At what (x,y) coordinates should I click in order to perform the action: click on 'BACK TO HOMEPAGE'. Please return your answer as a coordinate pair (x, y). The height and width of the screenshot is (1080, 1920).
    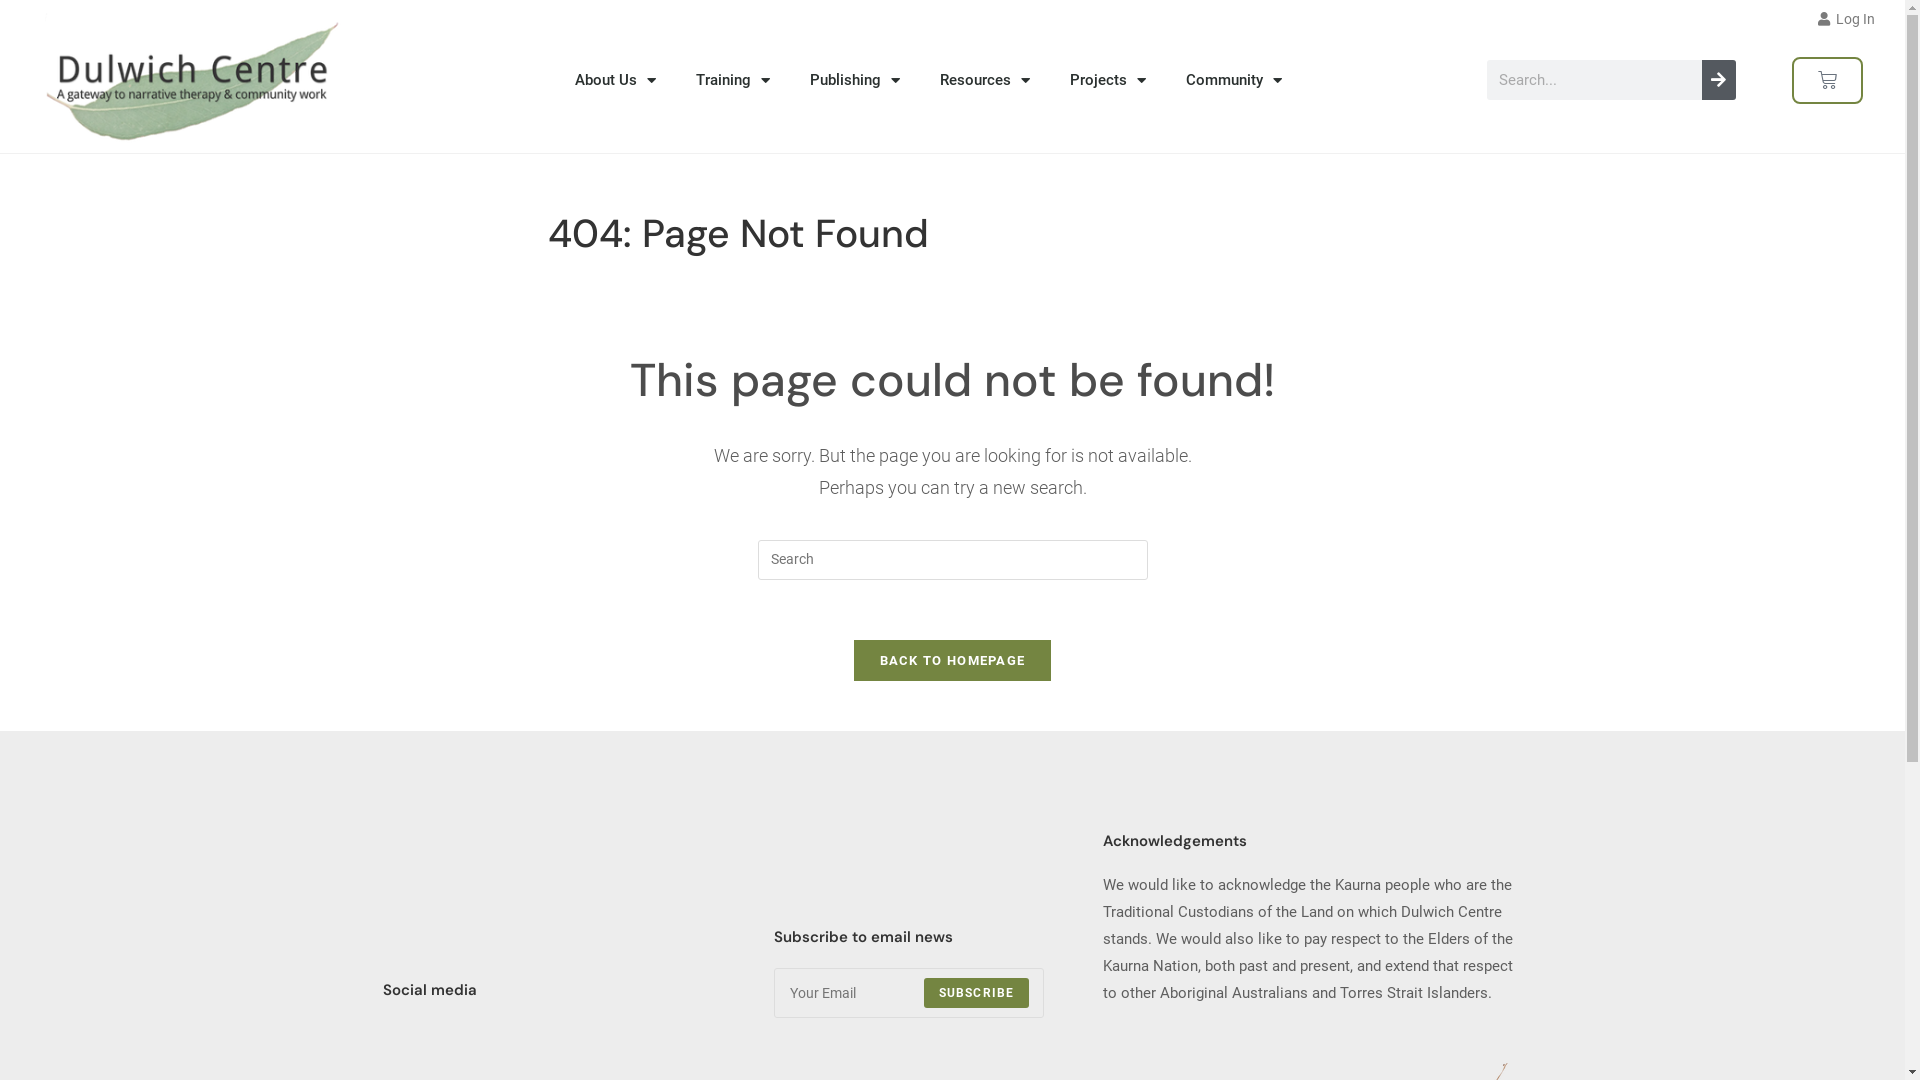
    Looking at the image, I should click on (854, 660).